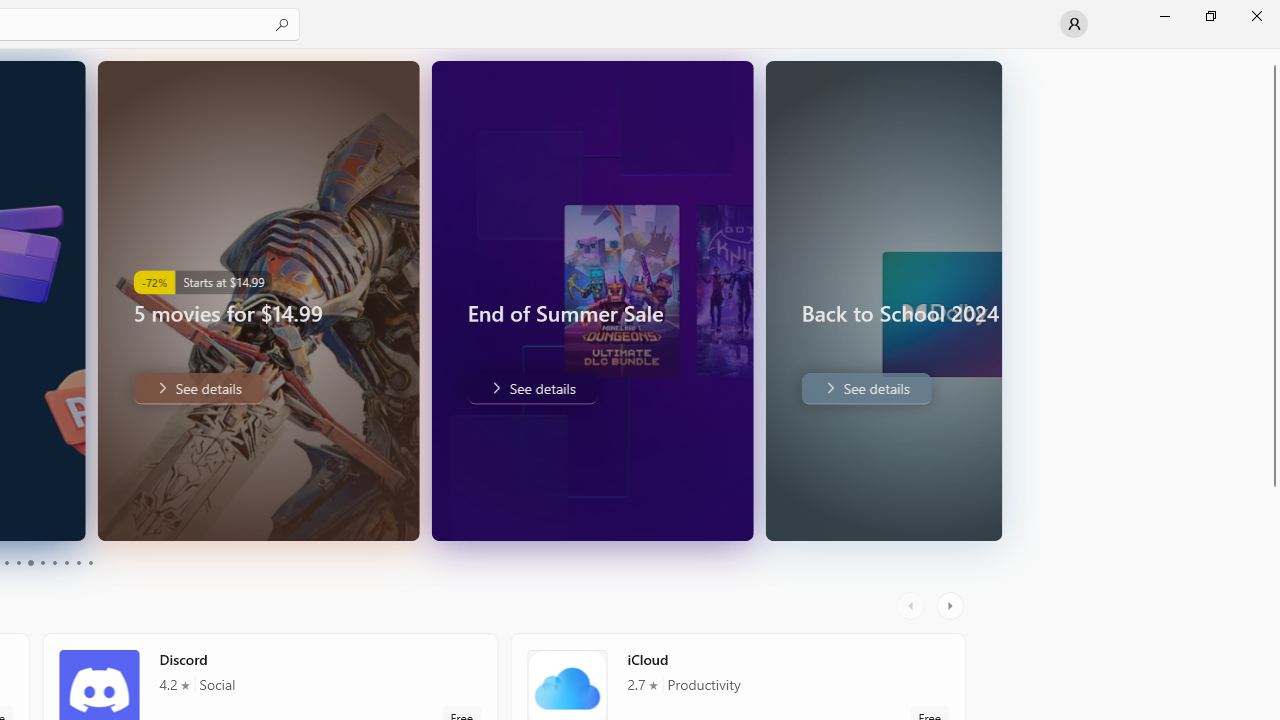 The height and width of the screenshot is (720, 1280). What do you see at coordinates (42, 563) in the screenshot?
I see `'Page 6'` at bounding box center [42, 563].